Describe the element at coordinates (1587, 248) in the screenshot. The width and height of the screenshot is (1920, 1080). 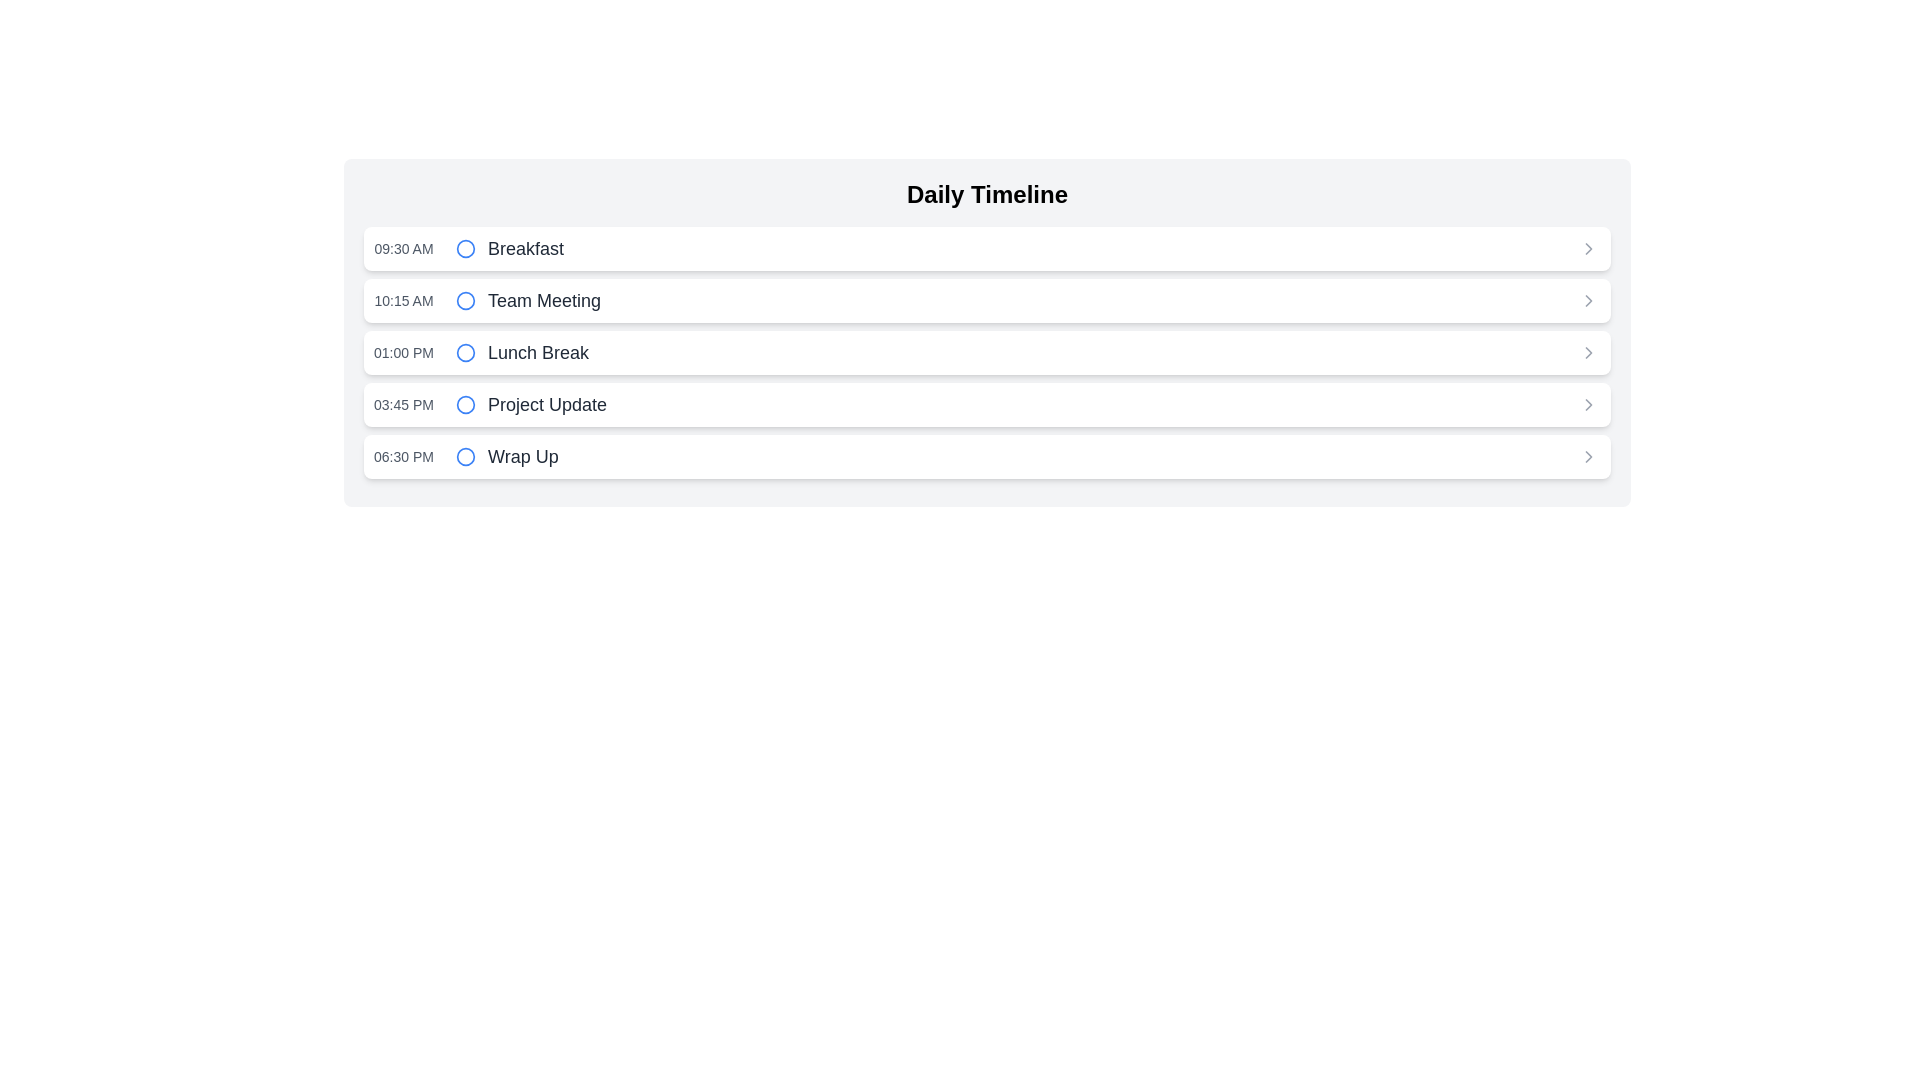
I see `the small right-facing gray arrow icon located at the far right side of the timeline entry row labeled '09:30 AM Breakfast'` at that location.